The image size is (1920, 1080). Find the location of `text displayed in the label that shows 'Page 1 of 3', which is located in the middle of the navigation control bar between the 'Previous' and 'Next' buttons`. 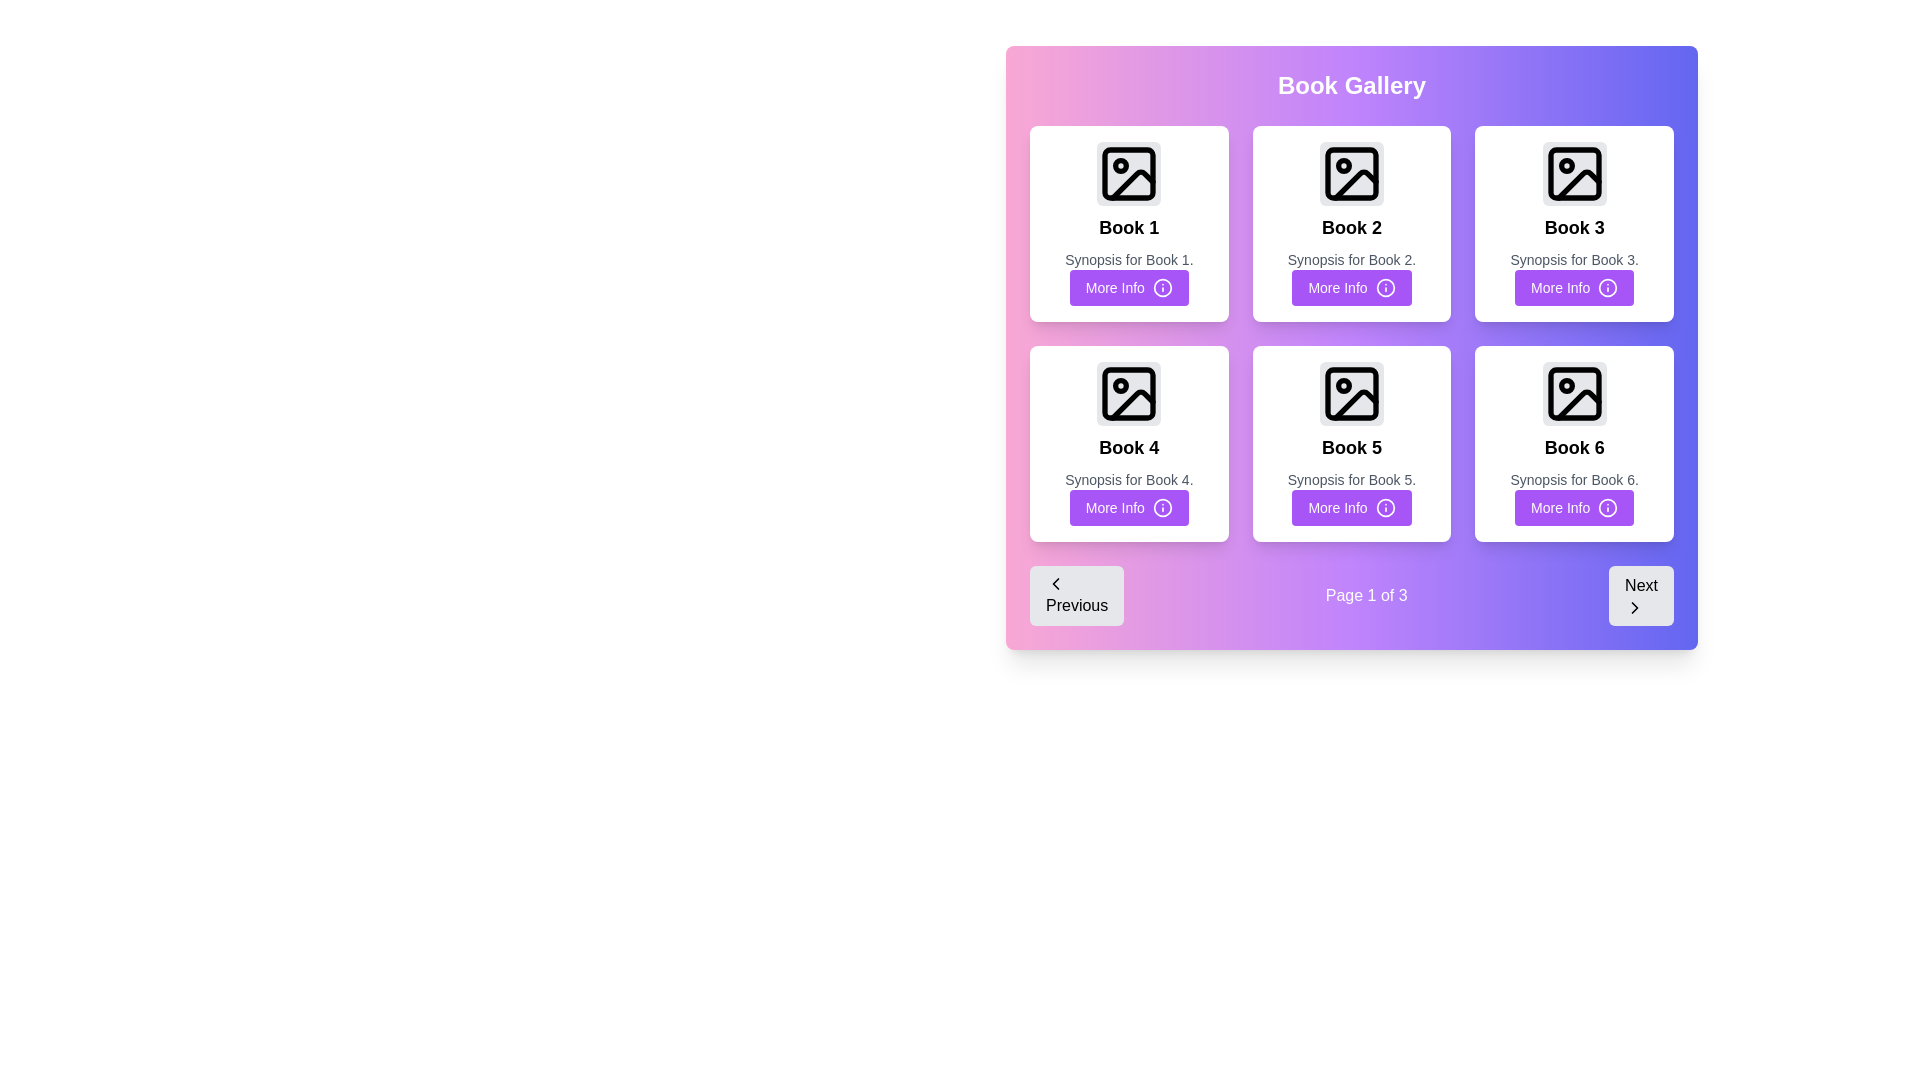

text displayed in the label that shows 'Page 1 of 3', which is located in the middle of the navigation control bar between the 'Previous' and 'Next' buttons is located at coordinates (1365, 595).